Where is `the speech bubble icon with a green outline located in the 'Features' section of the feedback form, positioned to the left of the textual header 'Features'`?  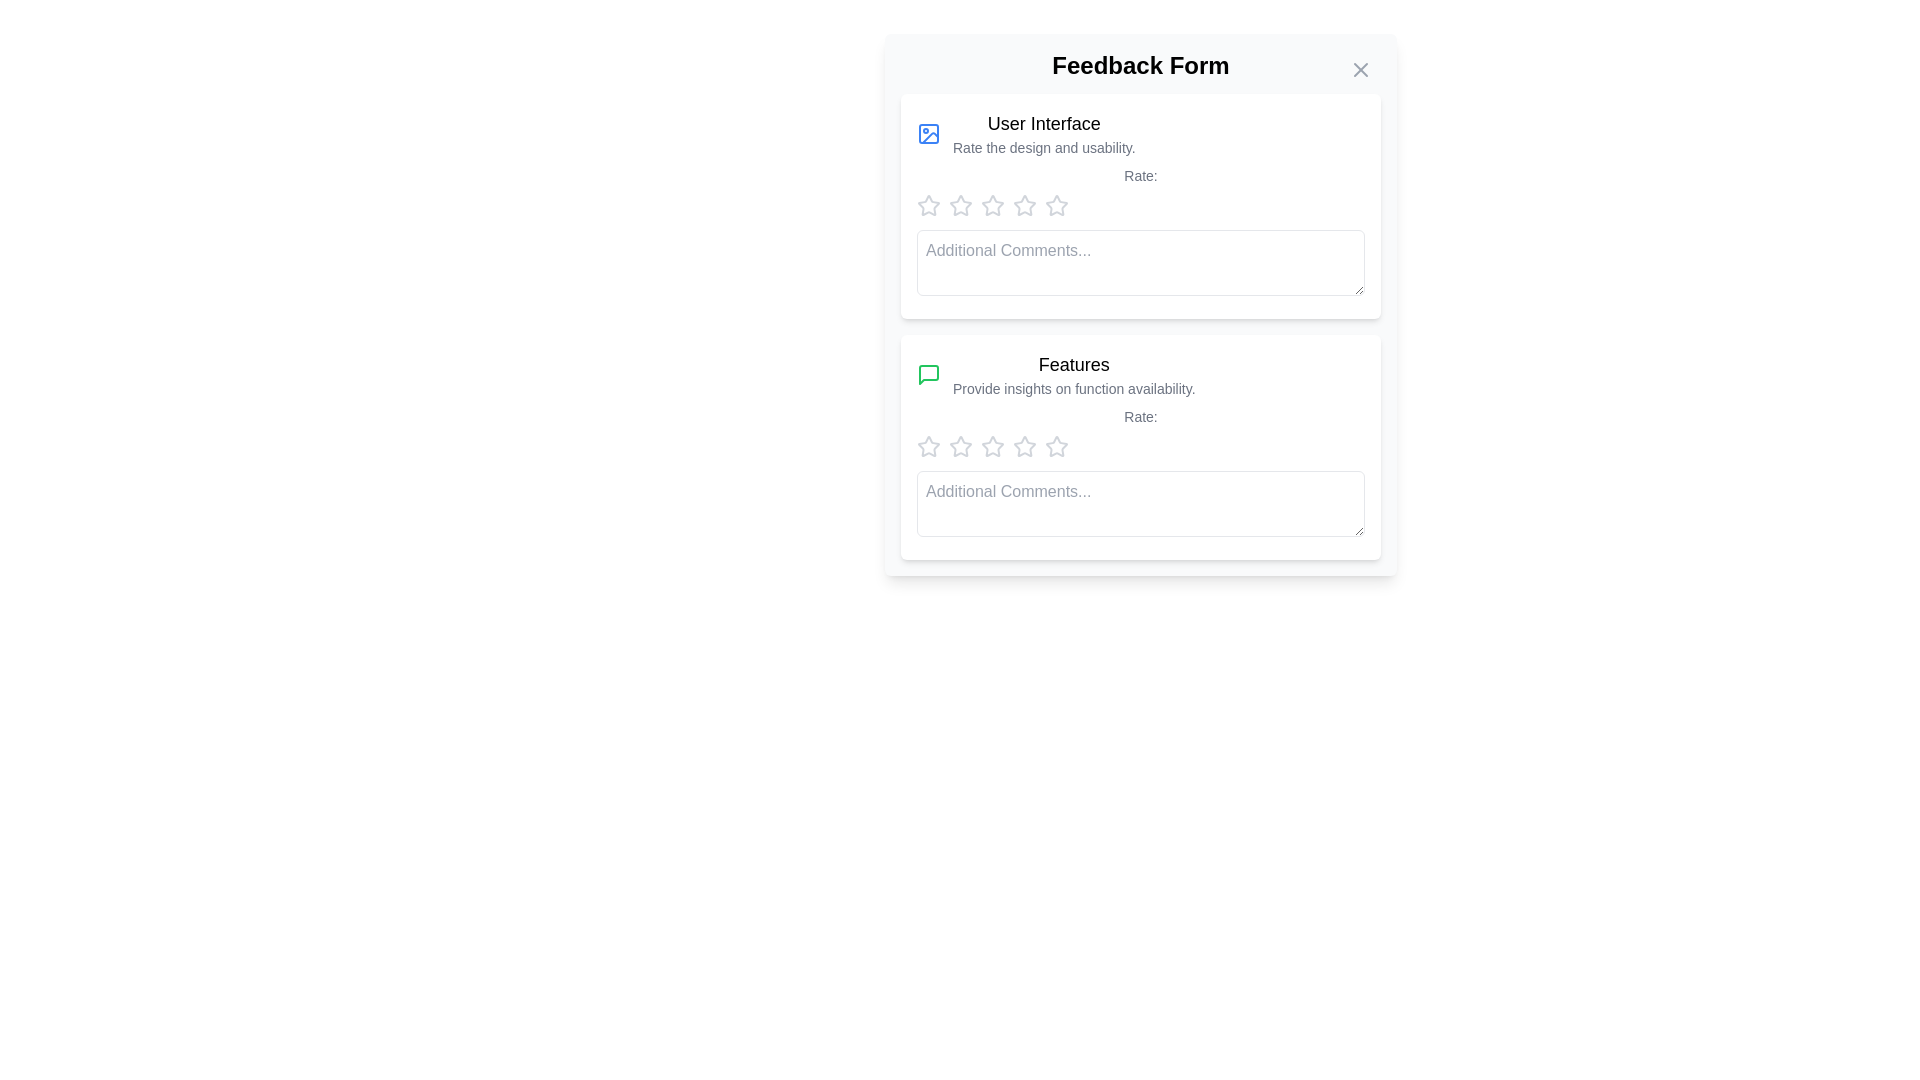 the speech bubble icon with a green outline located in the 'Features' section of the feedback form, positioned to the left of the textual header 'Features' is located at coordinates (928, 374).